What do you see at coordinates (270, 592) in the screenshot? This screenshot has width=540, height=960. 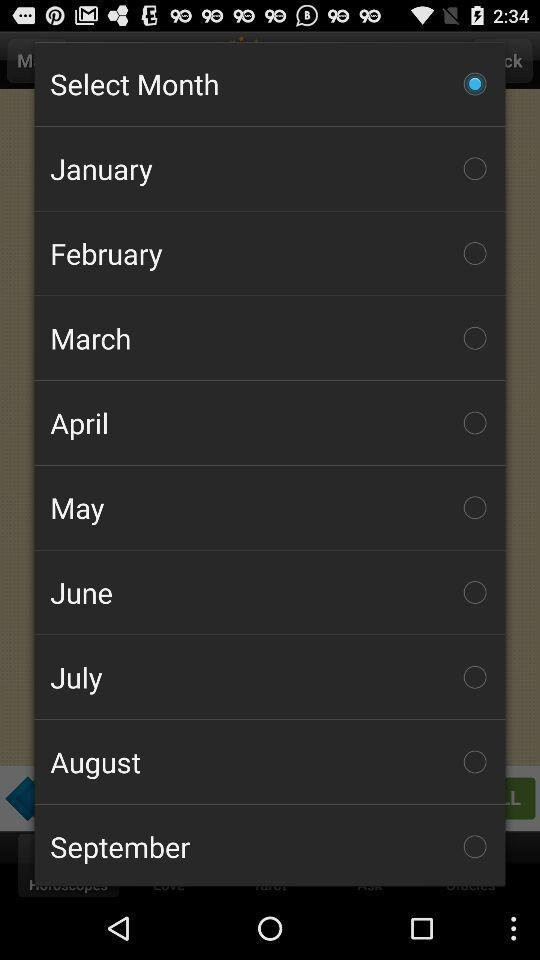 I see `item below the may icon` at bounding box center [270, 592].